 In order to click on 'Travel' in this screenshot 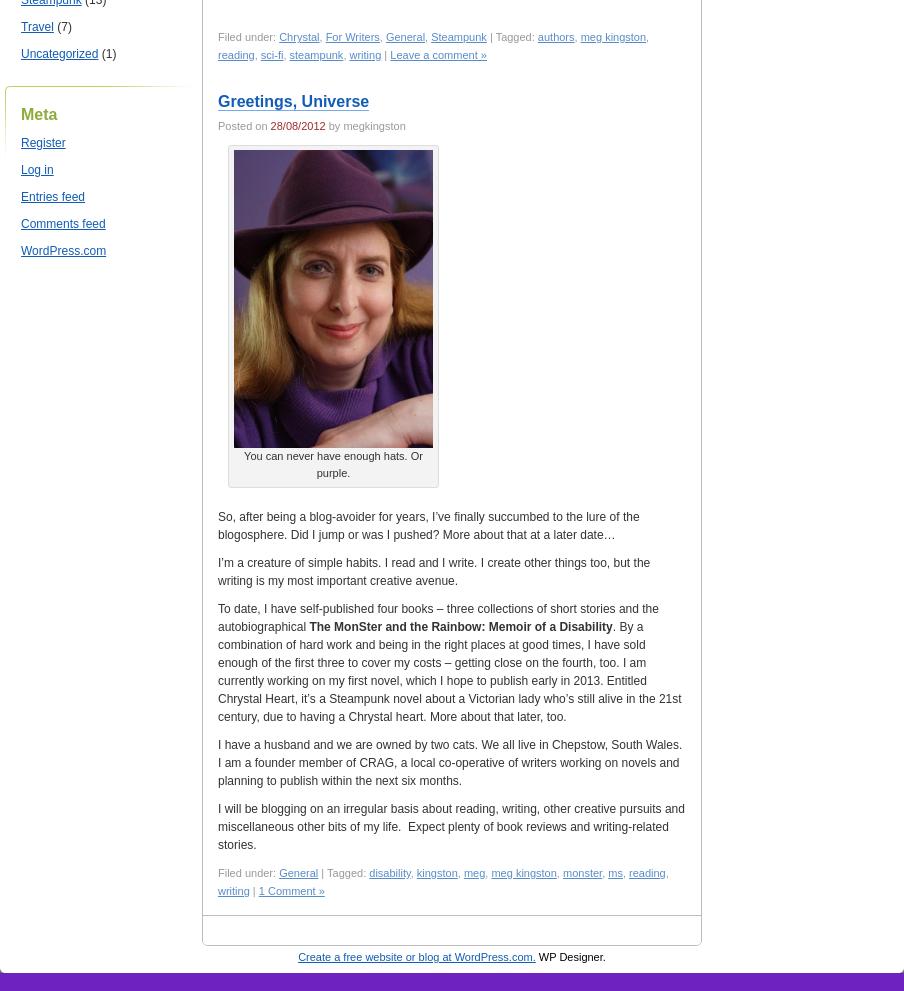, I will do `click(35, 25)`.